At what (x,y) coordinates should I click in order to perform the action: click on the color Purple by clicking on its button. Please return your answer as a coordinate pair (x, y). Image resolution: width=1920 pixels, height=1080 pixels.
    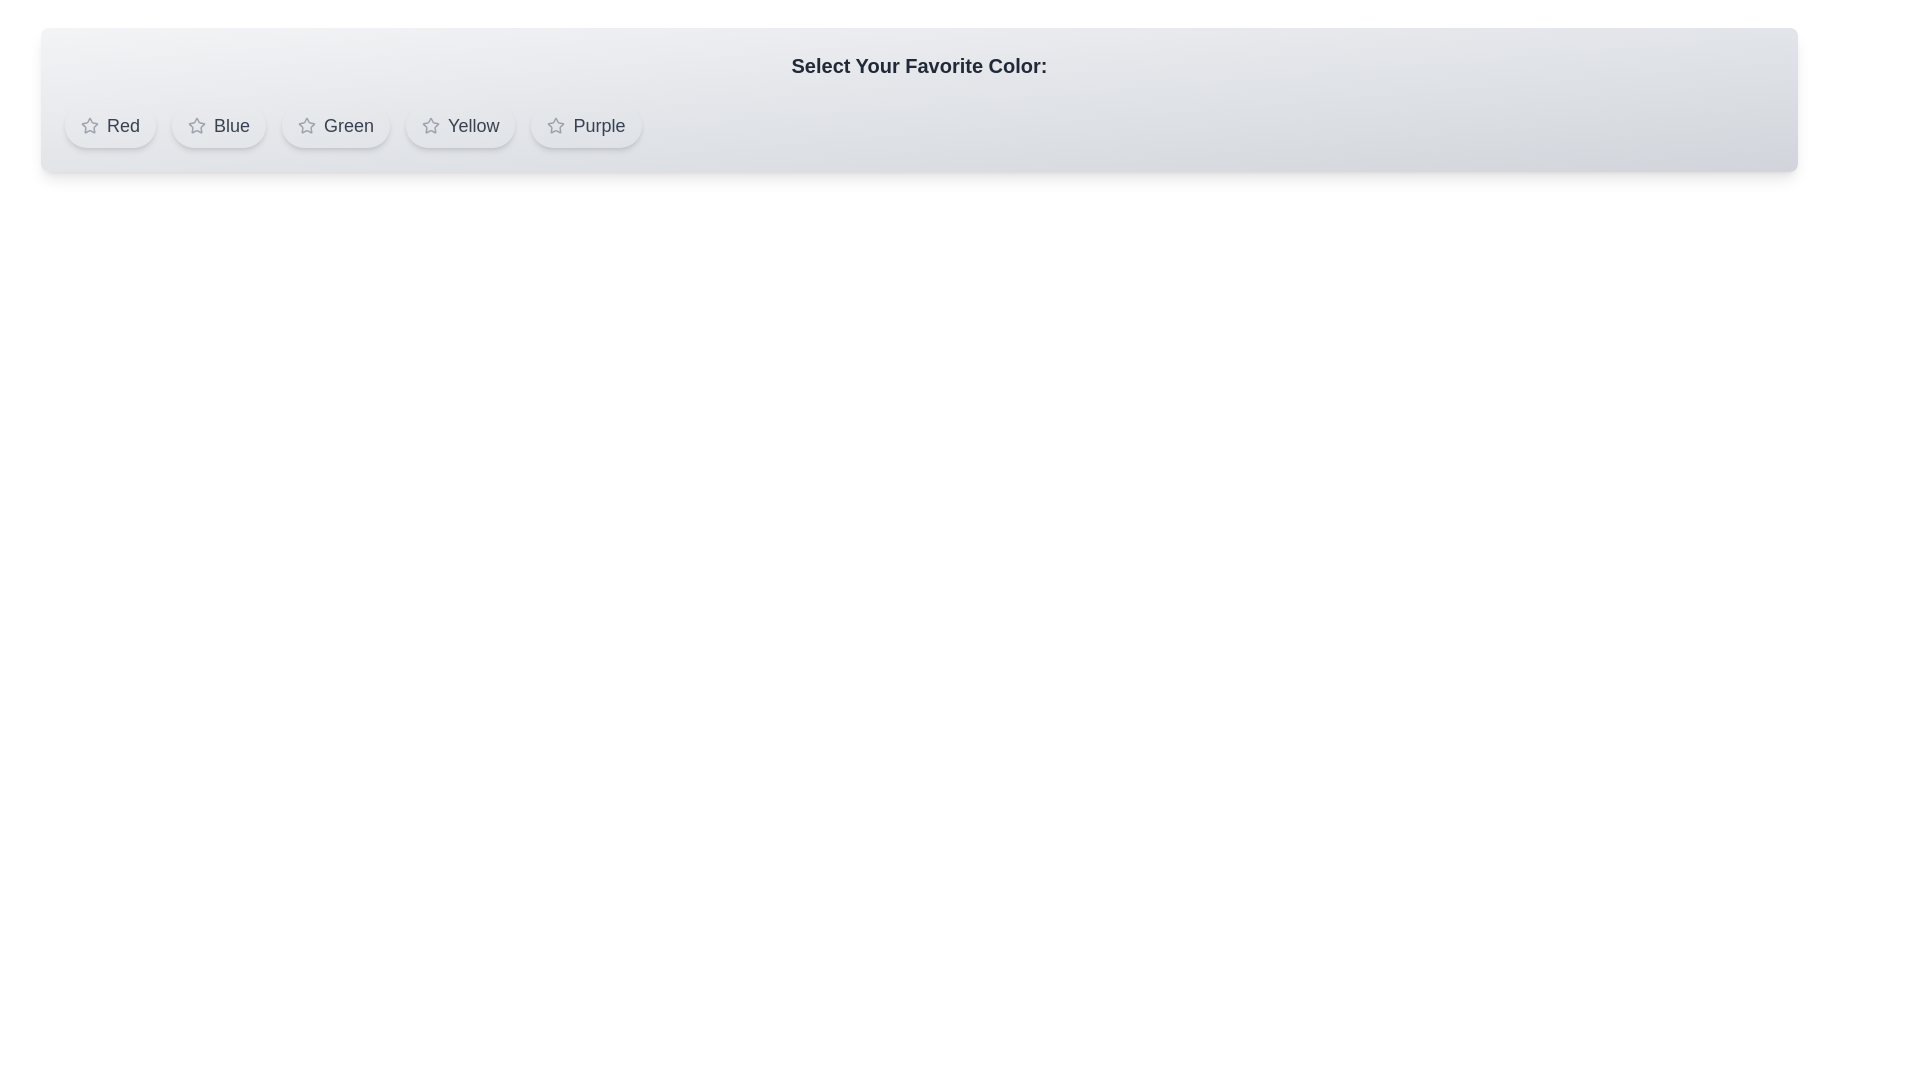
    Looking at the image, I should click on (585, 126).